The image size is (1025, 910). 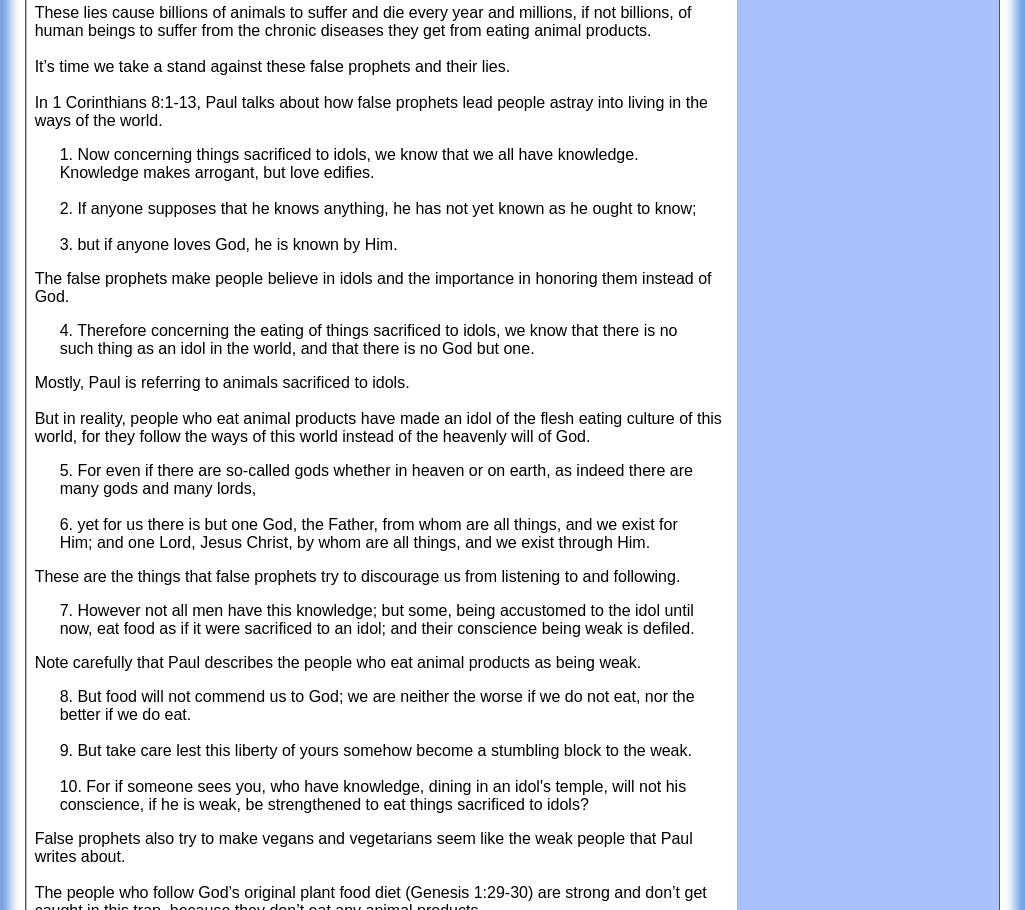 What do you see at coordinates (371, 286) in the screenshot?
I see `'The false prophets make people believe in idols and the importance in 
	honoring them instead of God.'` at bounding box center [371, 286].